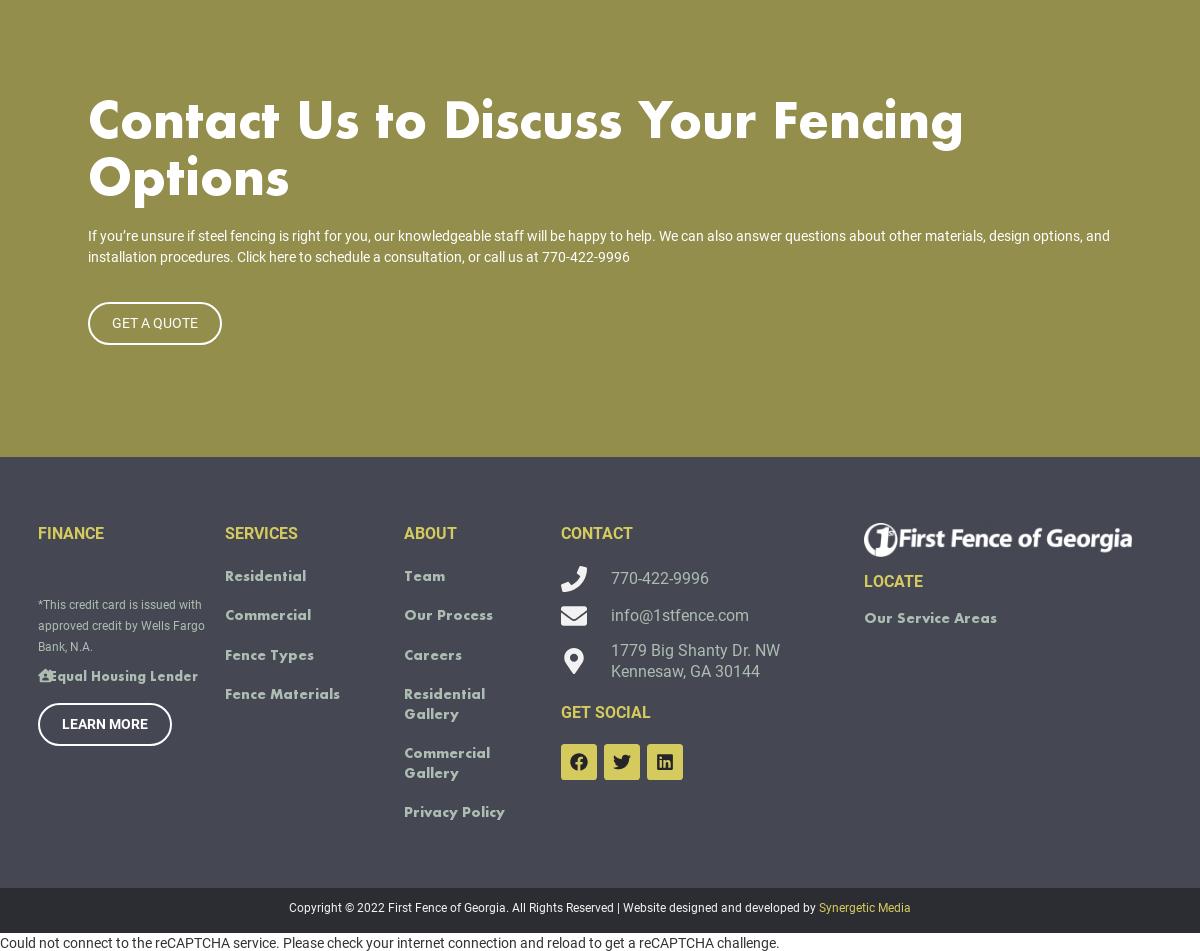  What do you see at coordinates (152, 351) in the screenshot?
I see `'GET A QUOTE'` at bounding box center [152, 351].